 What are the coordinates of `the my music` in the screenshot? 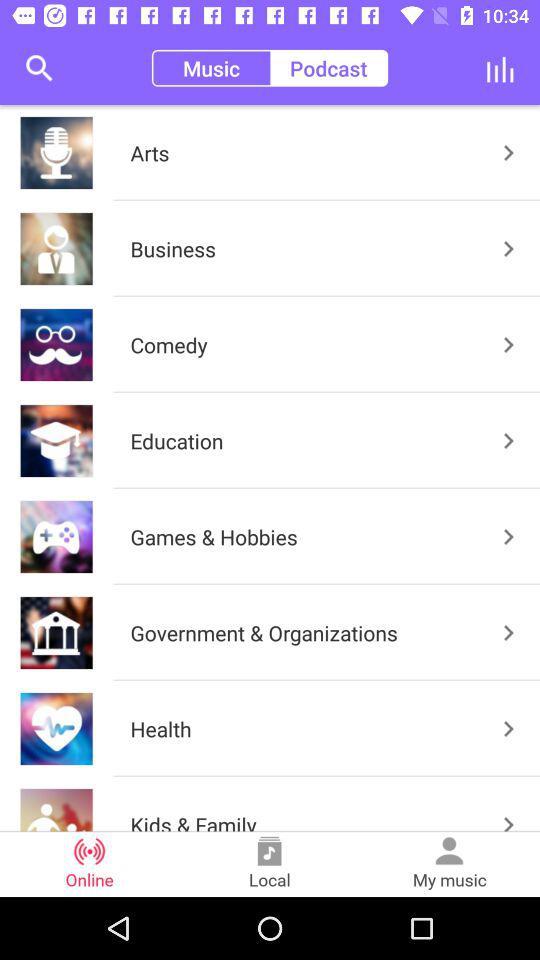 It's located at (449, 863).